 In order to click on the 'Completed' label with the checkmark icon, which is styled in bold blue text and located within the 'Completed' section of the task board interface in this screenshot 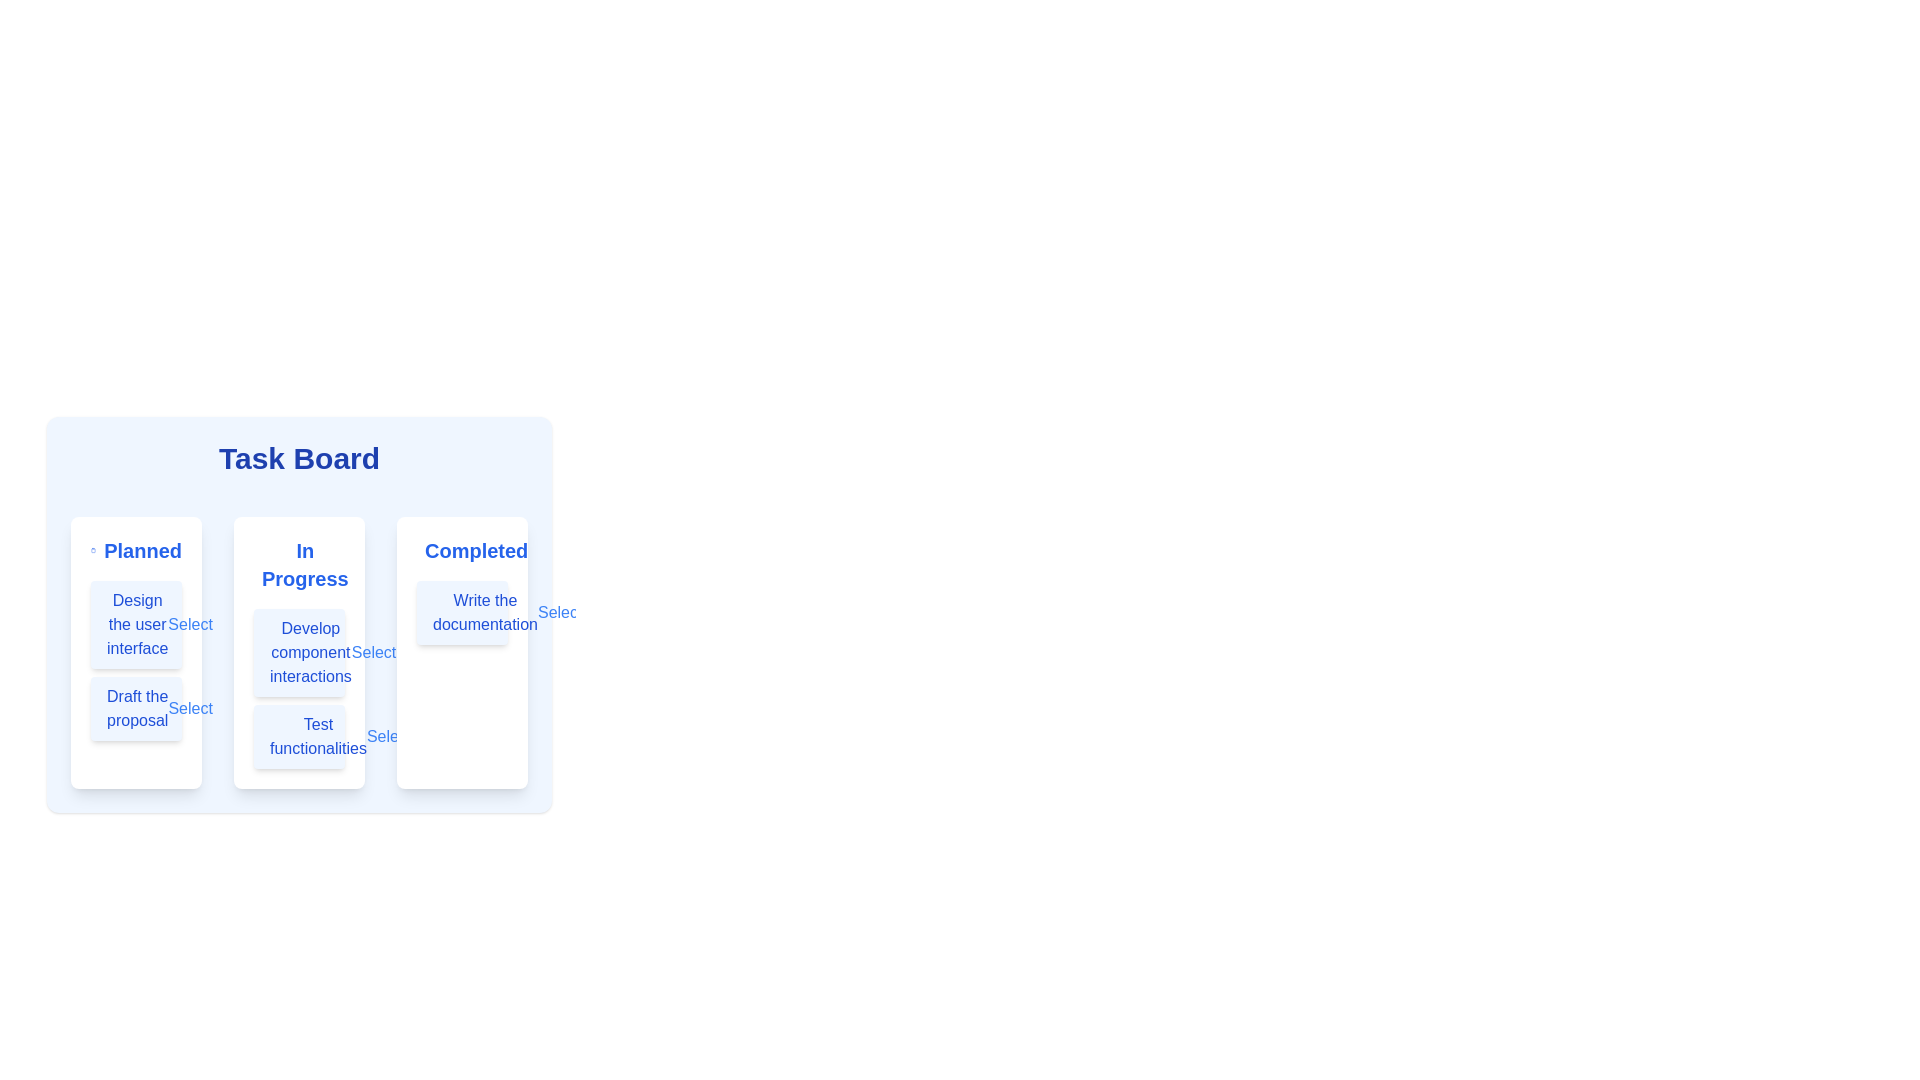, I will do `click(461, 551)`.